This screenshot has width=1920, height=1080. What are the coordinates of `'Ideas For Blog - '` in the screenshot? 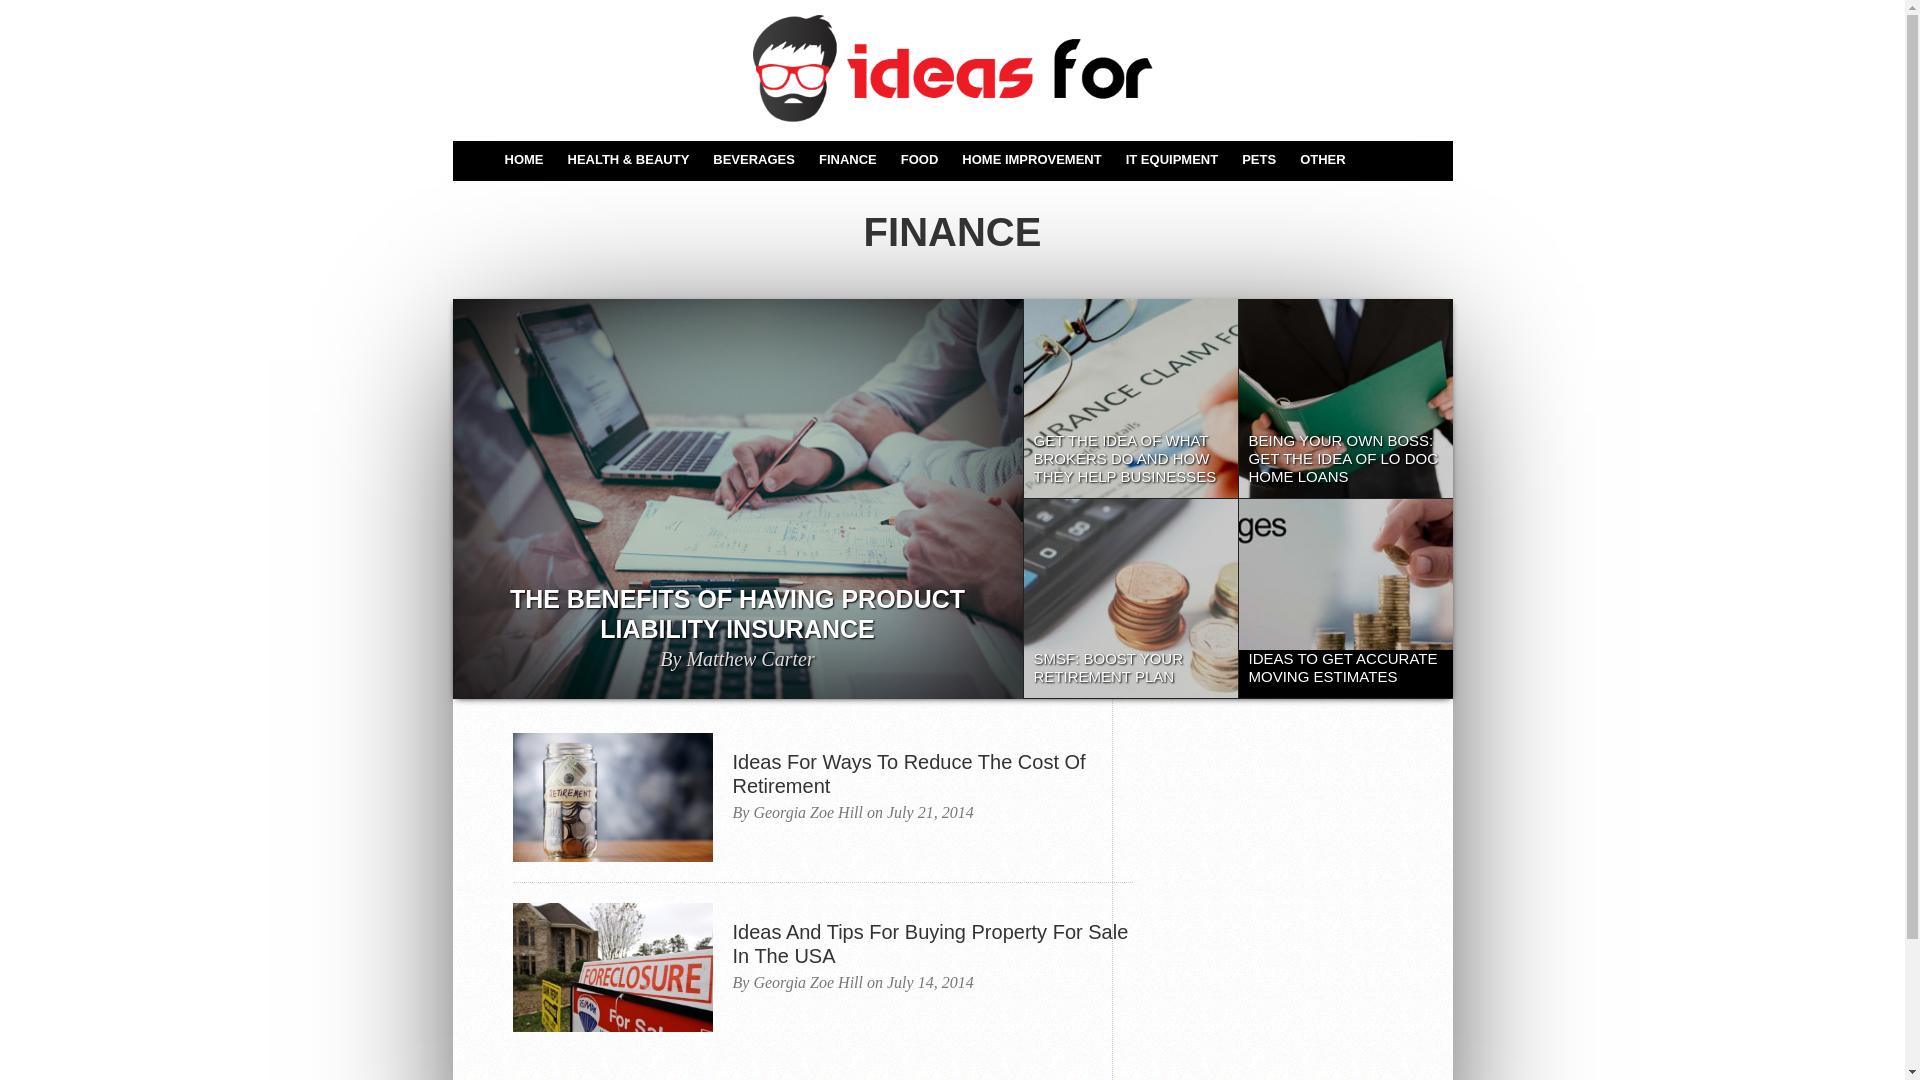 It's located at (950, 67).